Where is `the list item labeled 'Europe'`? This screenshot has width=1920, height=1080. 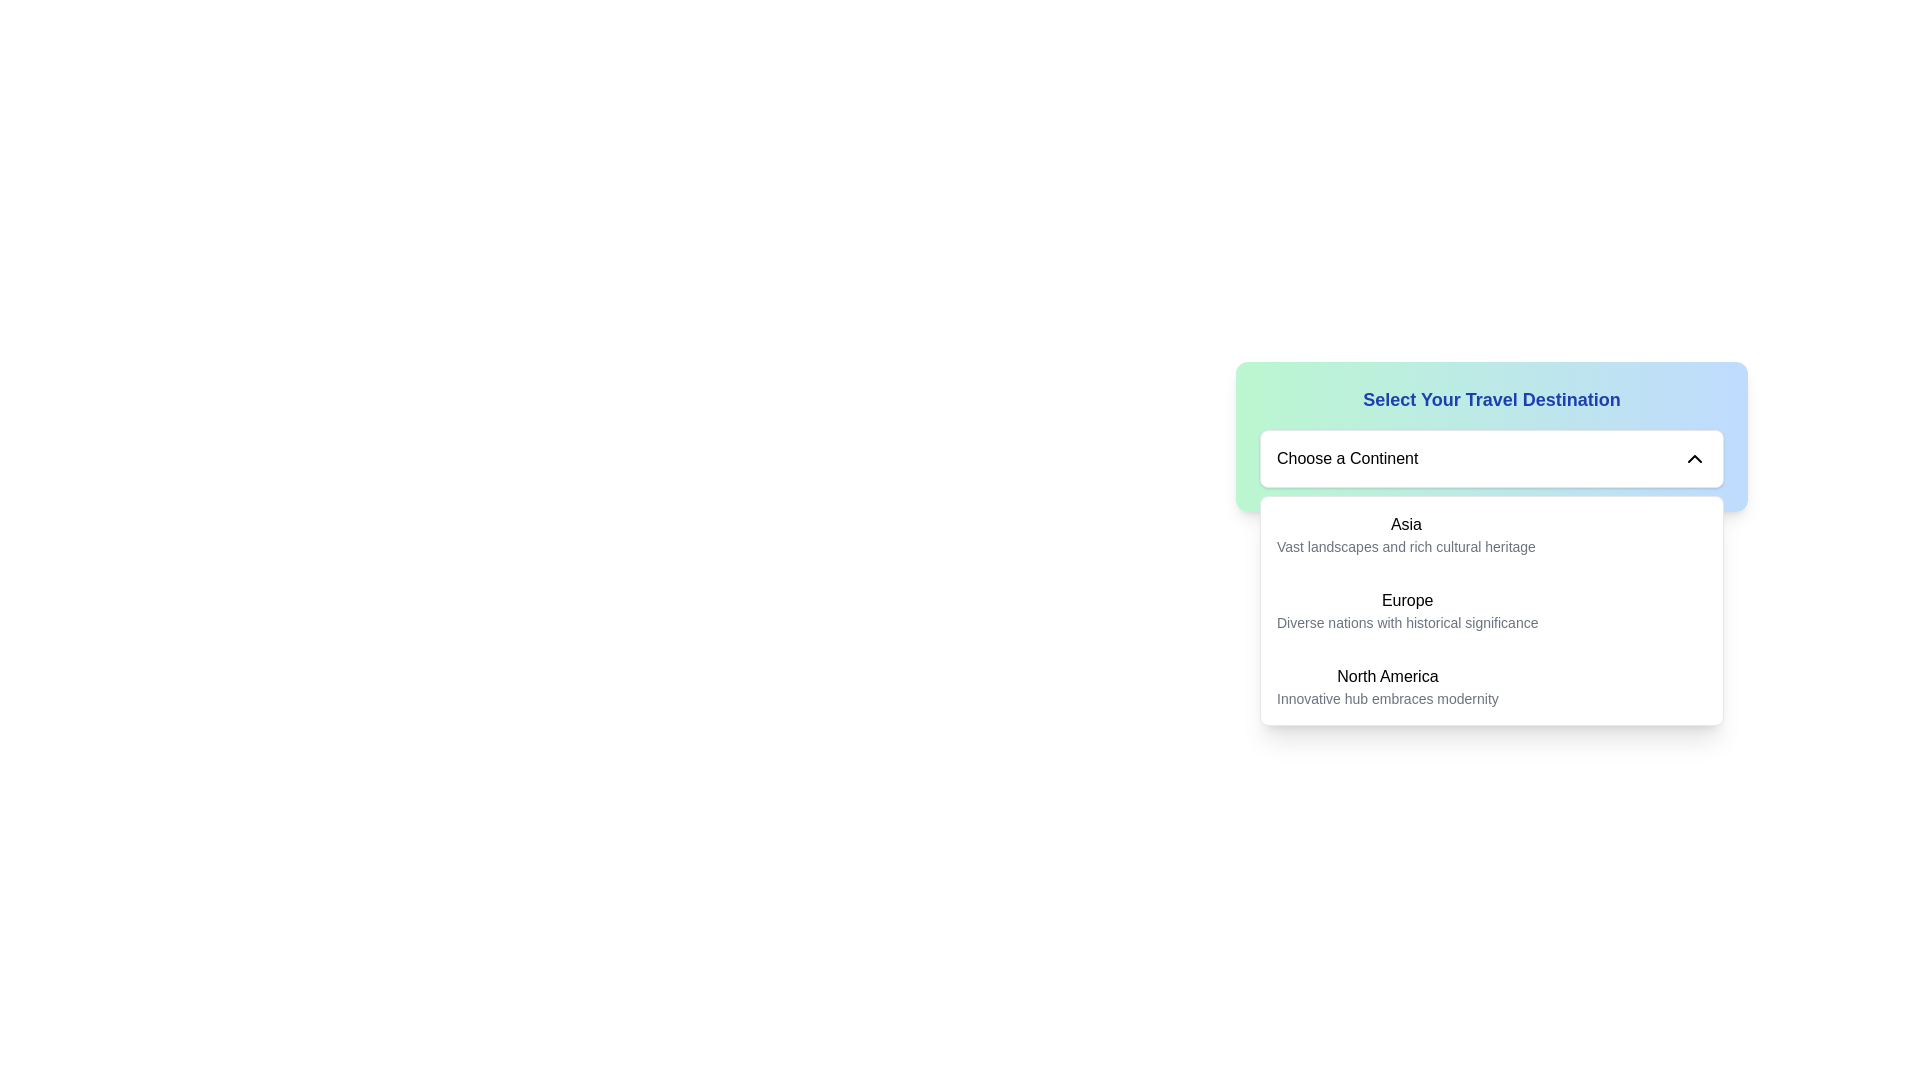 the list item labeled 'Europe' is located at coordinates (1492, 609).